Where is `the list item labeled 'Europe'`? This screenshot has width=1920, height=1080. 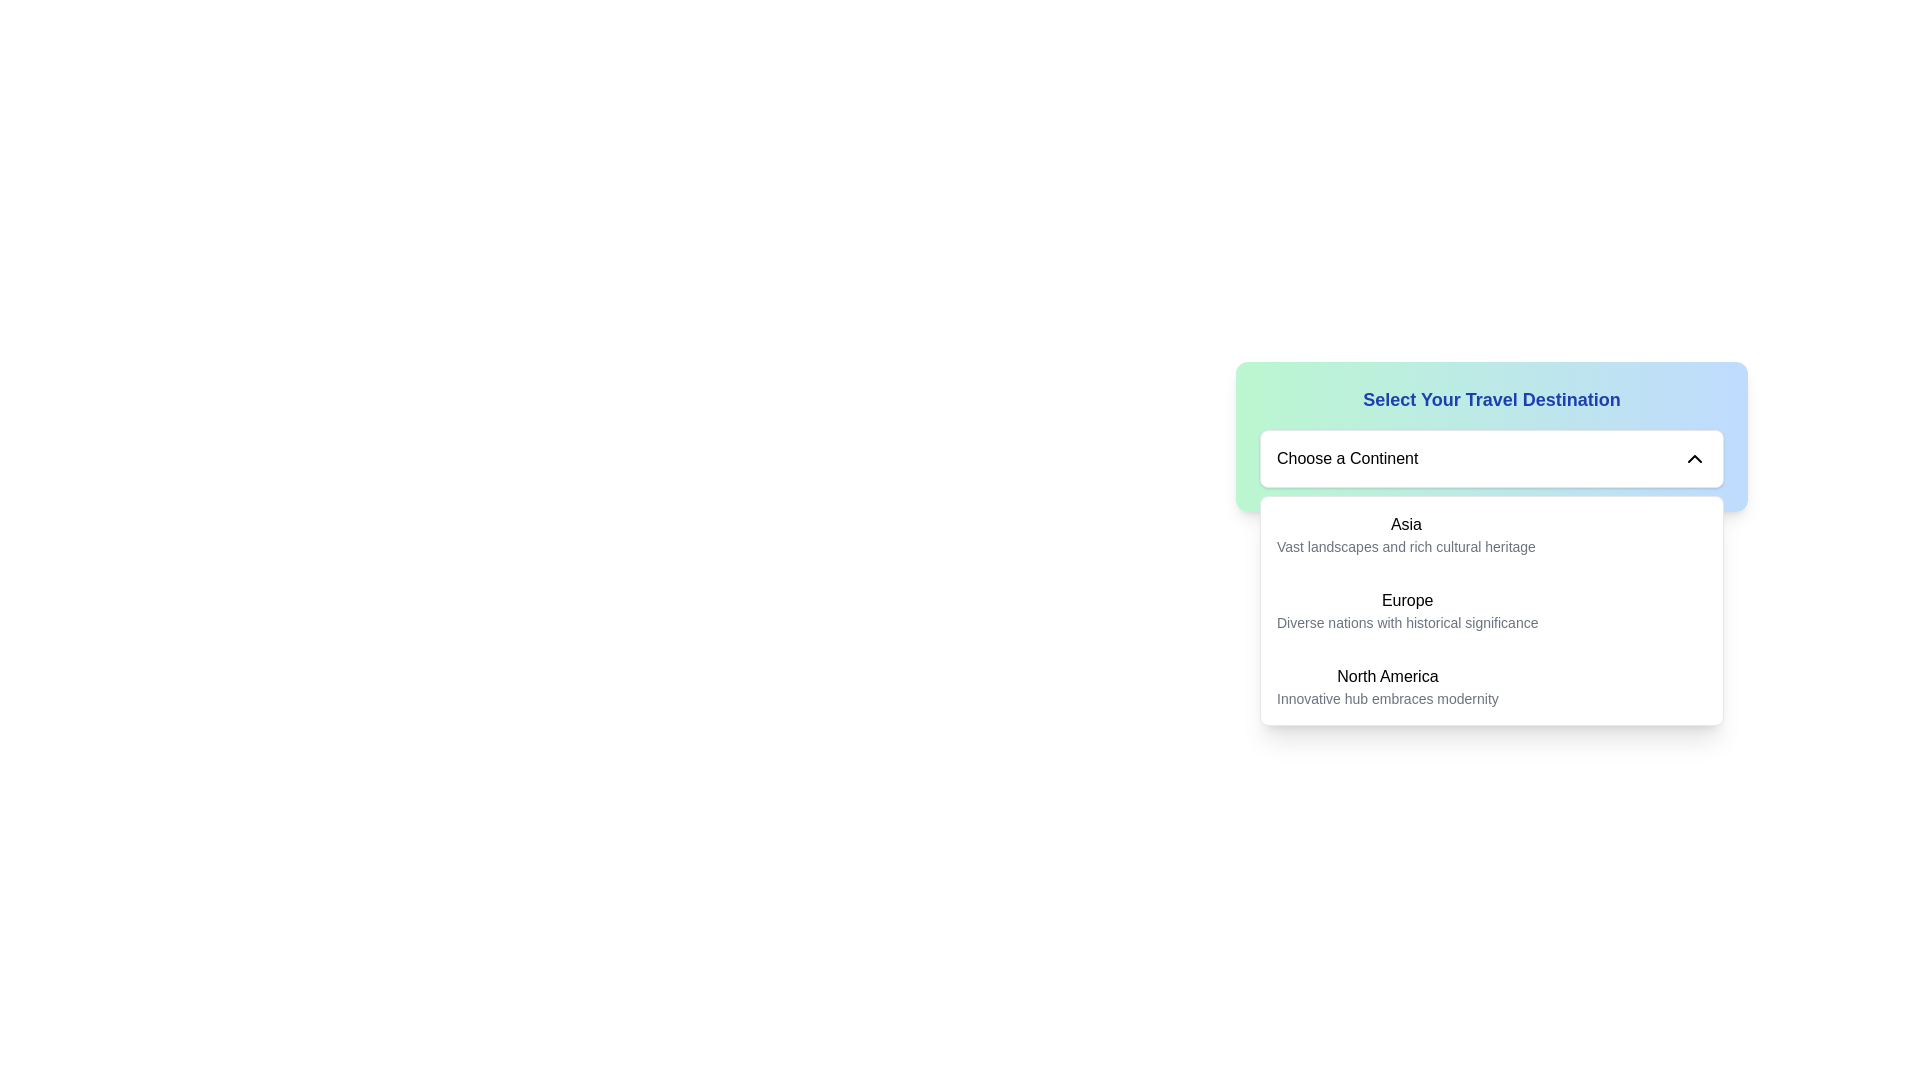 the list item labeled 'Europe' is located at coordinates (1492, 609).